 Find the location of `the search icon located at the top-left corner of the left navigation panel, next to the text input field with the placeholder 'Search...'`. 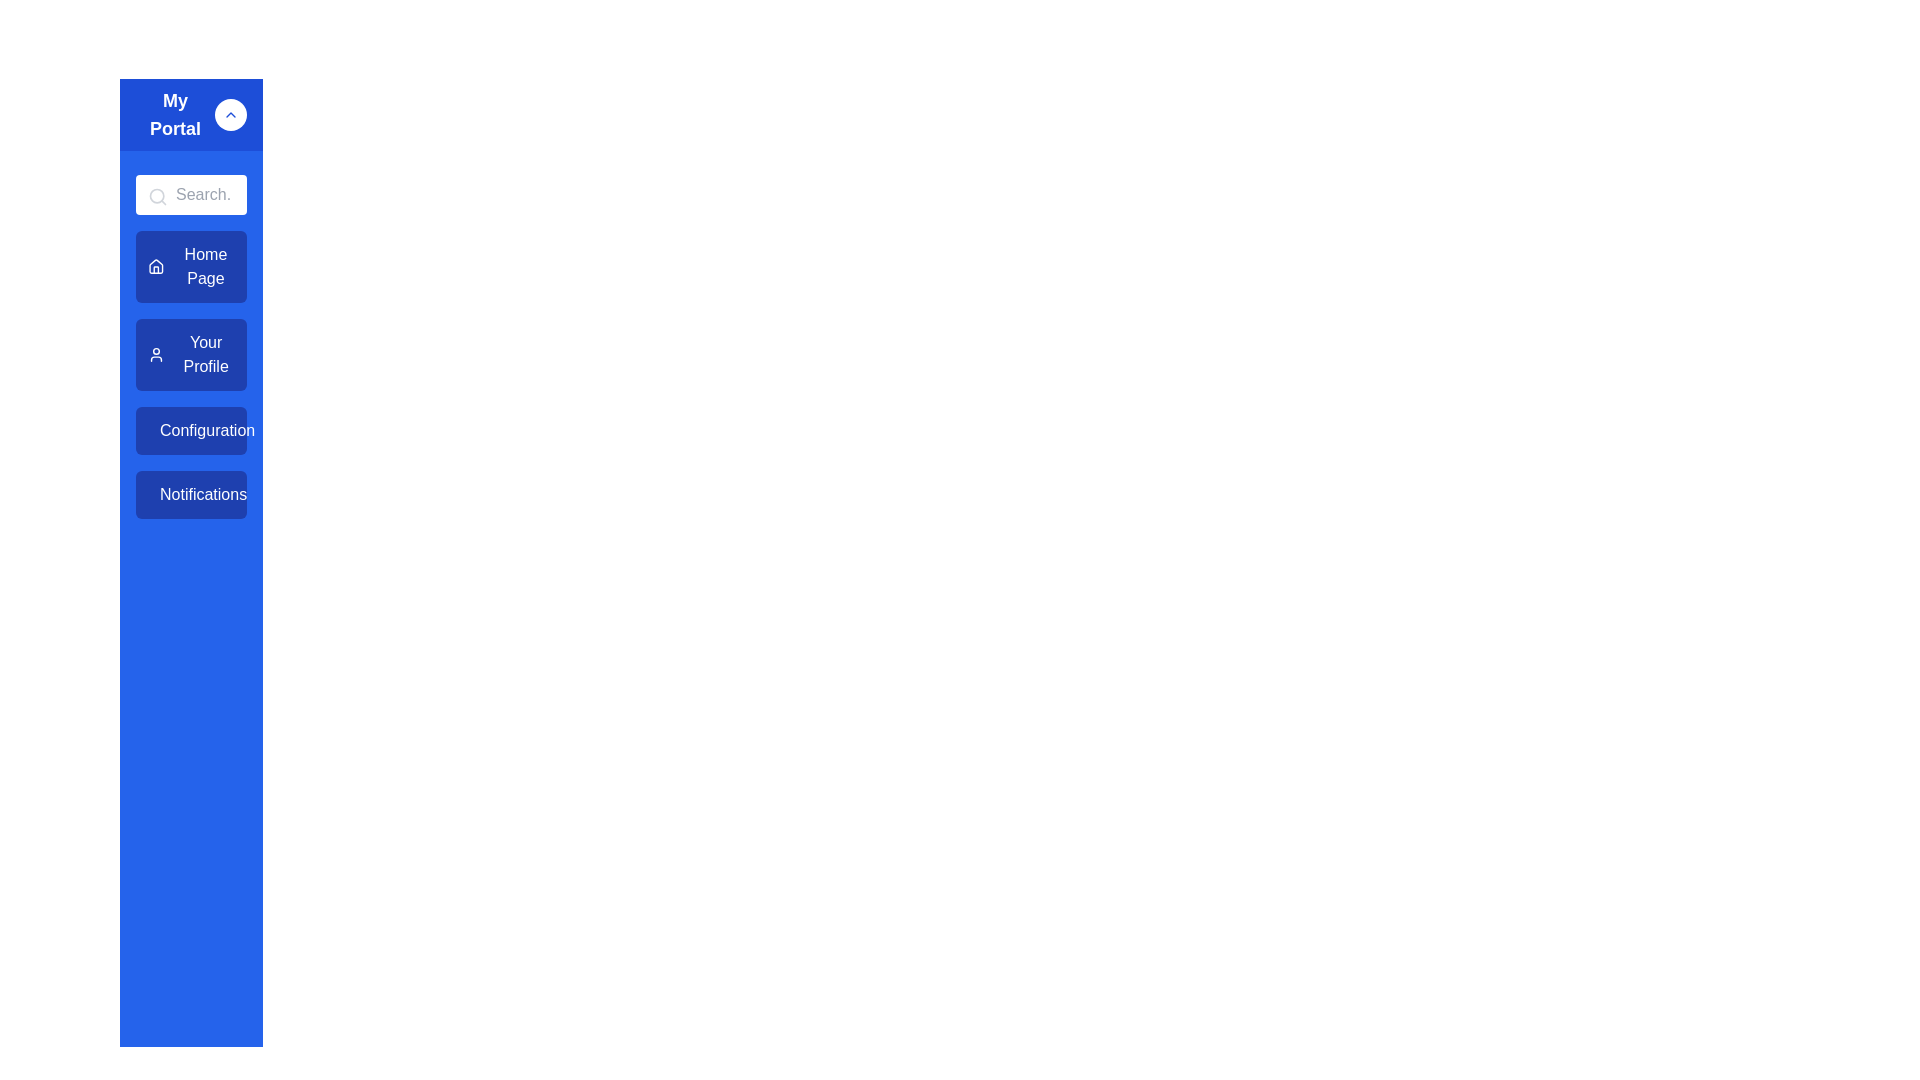

the search icon located at the top-left corner of the left navigation panel, next to the text input field with the placeholder 'Search...' is located at coordinates (157, 196).